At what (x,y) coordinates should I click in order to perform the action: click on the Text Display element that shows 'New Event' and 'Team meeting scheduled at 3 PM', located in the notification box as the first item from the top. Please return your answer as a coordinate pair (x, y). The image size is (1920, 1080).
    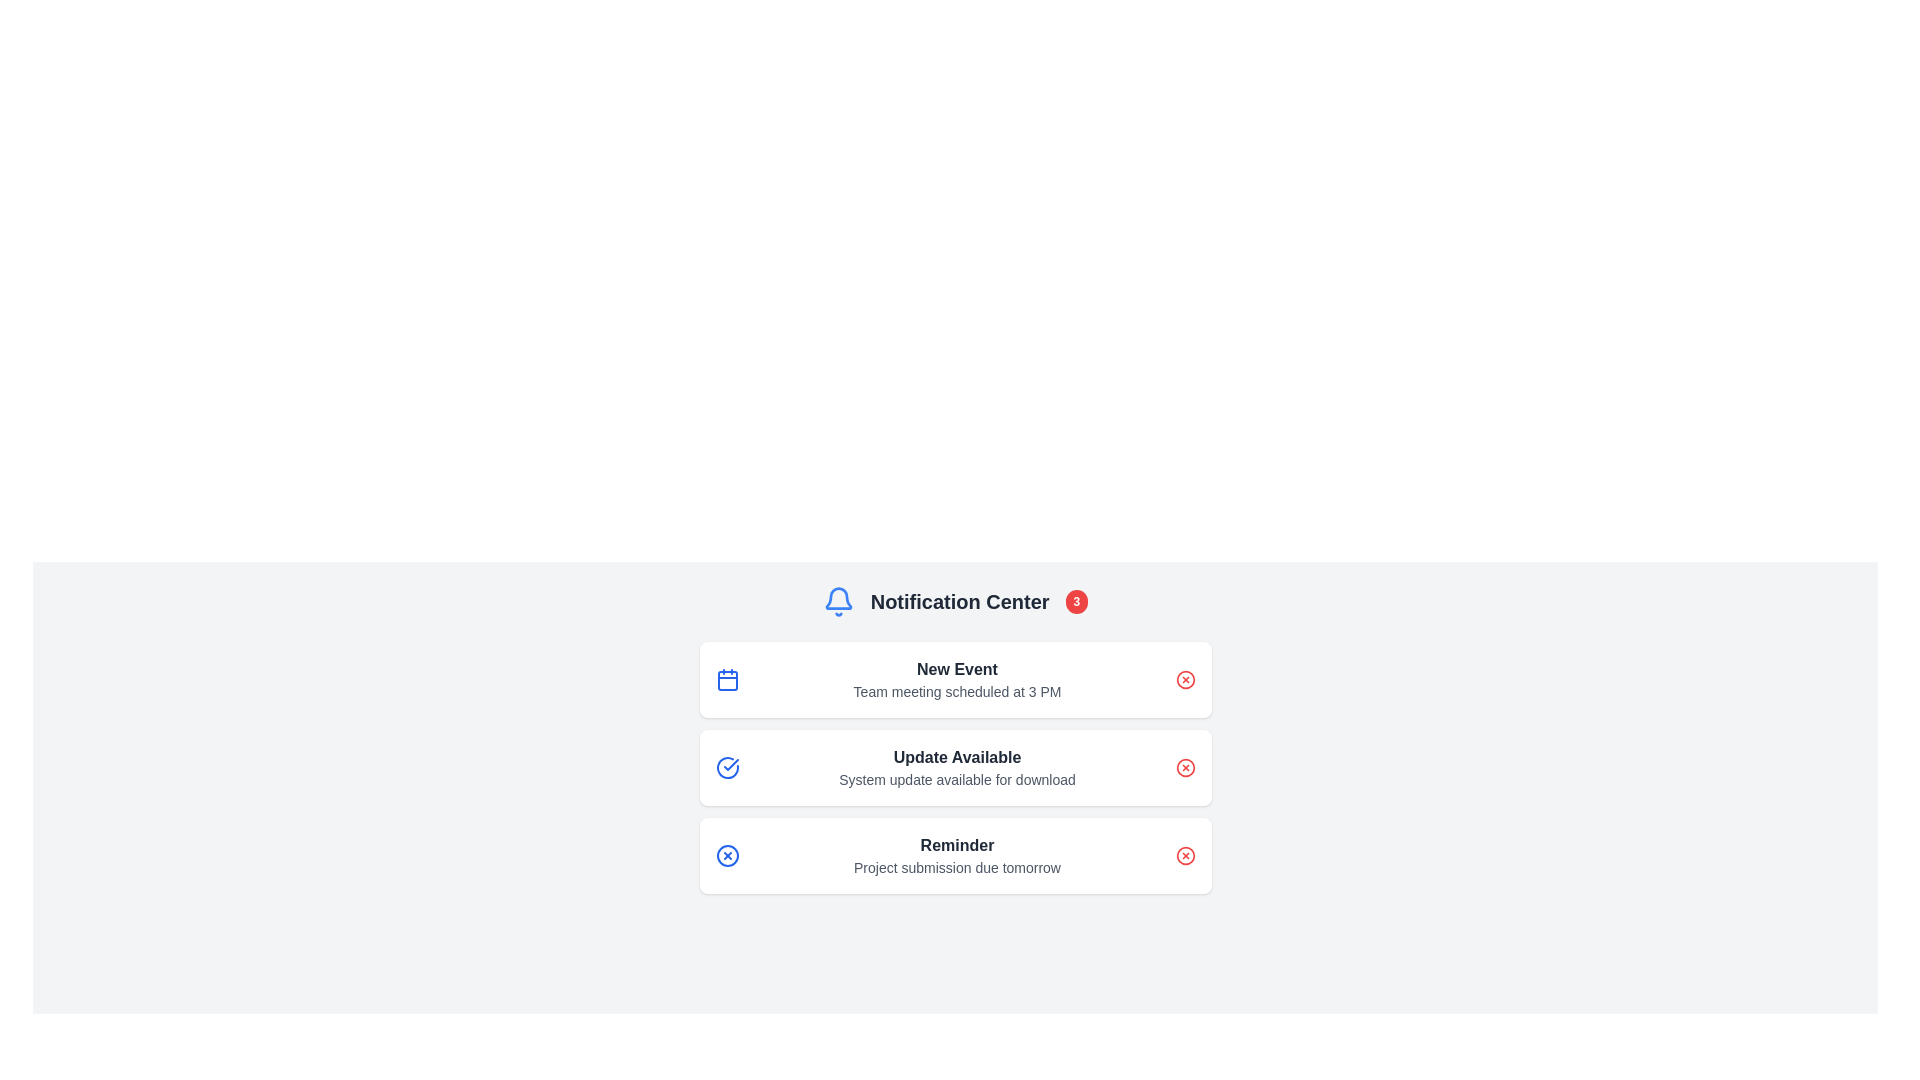
    Looking at the image, I should click on (956, 678).